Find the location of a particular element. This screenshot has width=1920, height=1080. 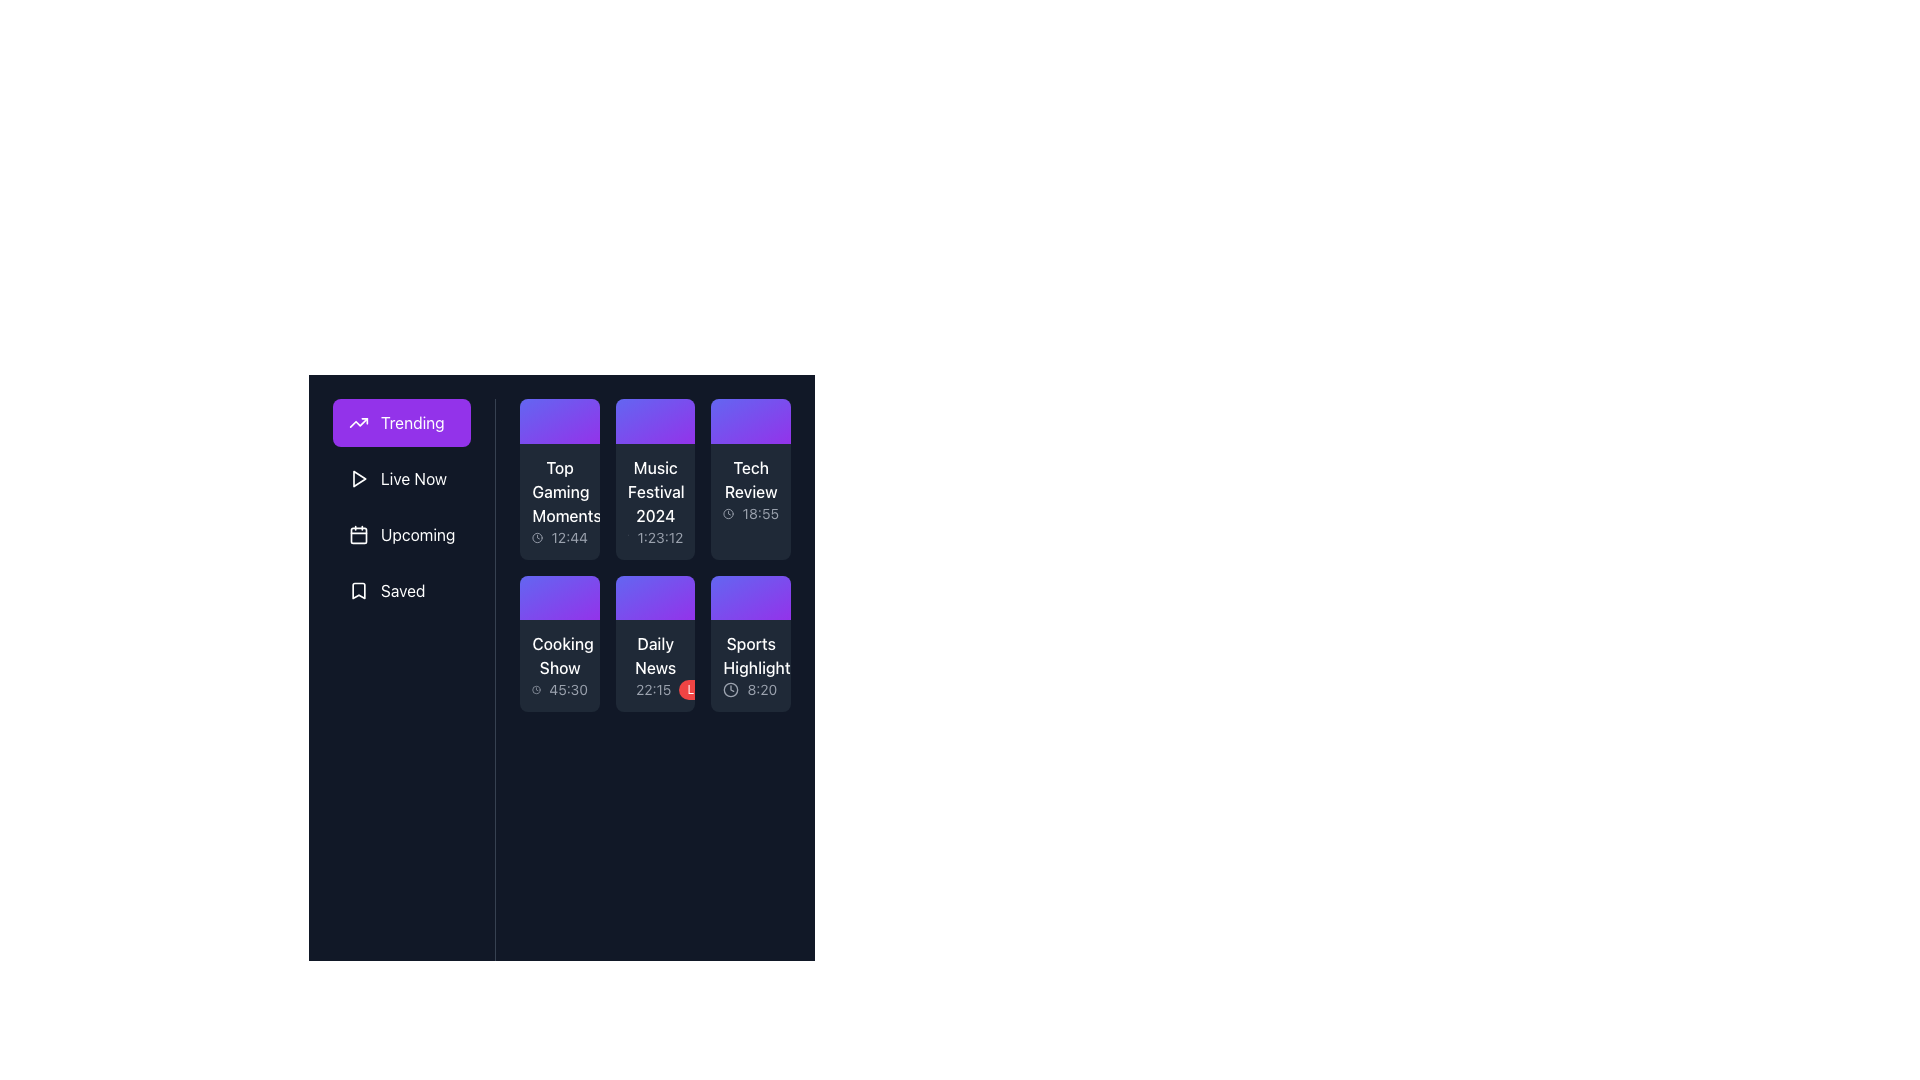

the time label displaying '8:20' in white sans-serif text located at the bottom right corner of the 'Sports Highlight' card is located at coordinates (761, 689).